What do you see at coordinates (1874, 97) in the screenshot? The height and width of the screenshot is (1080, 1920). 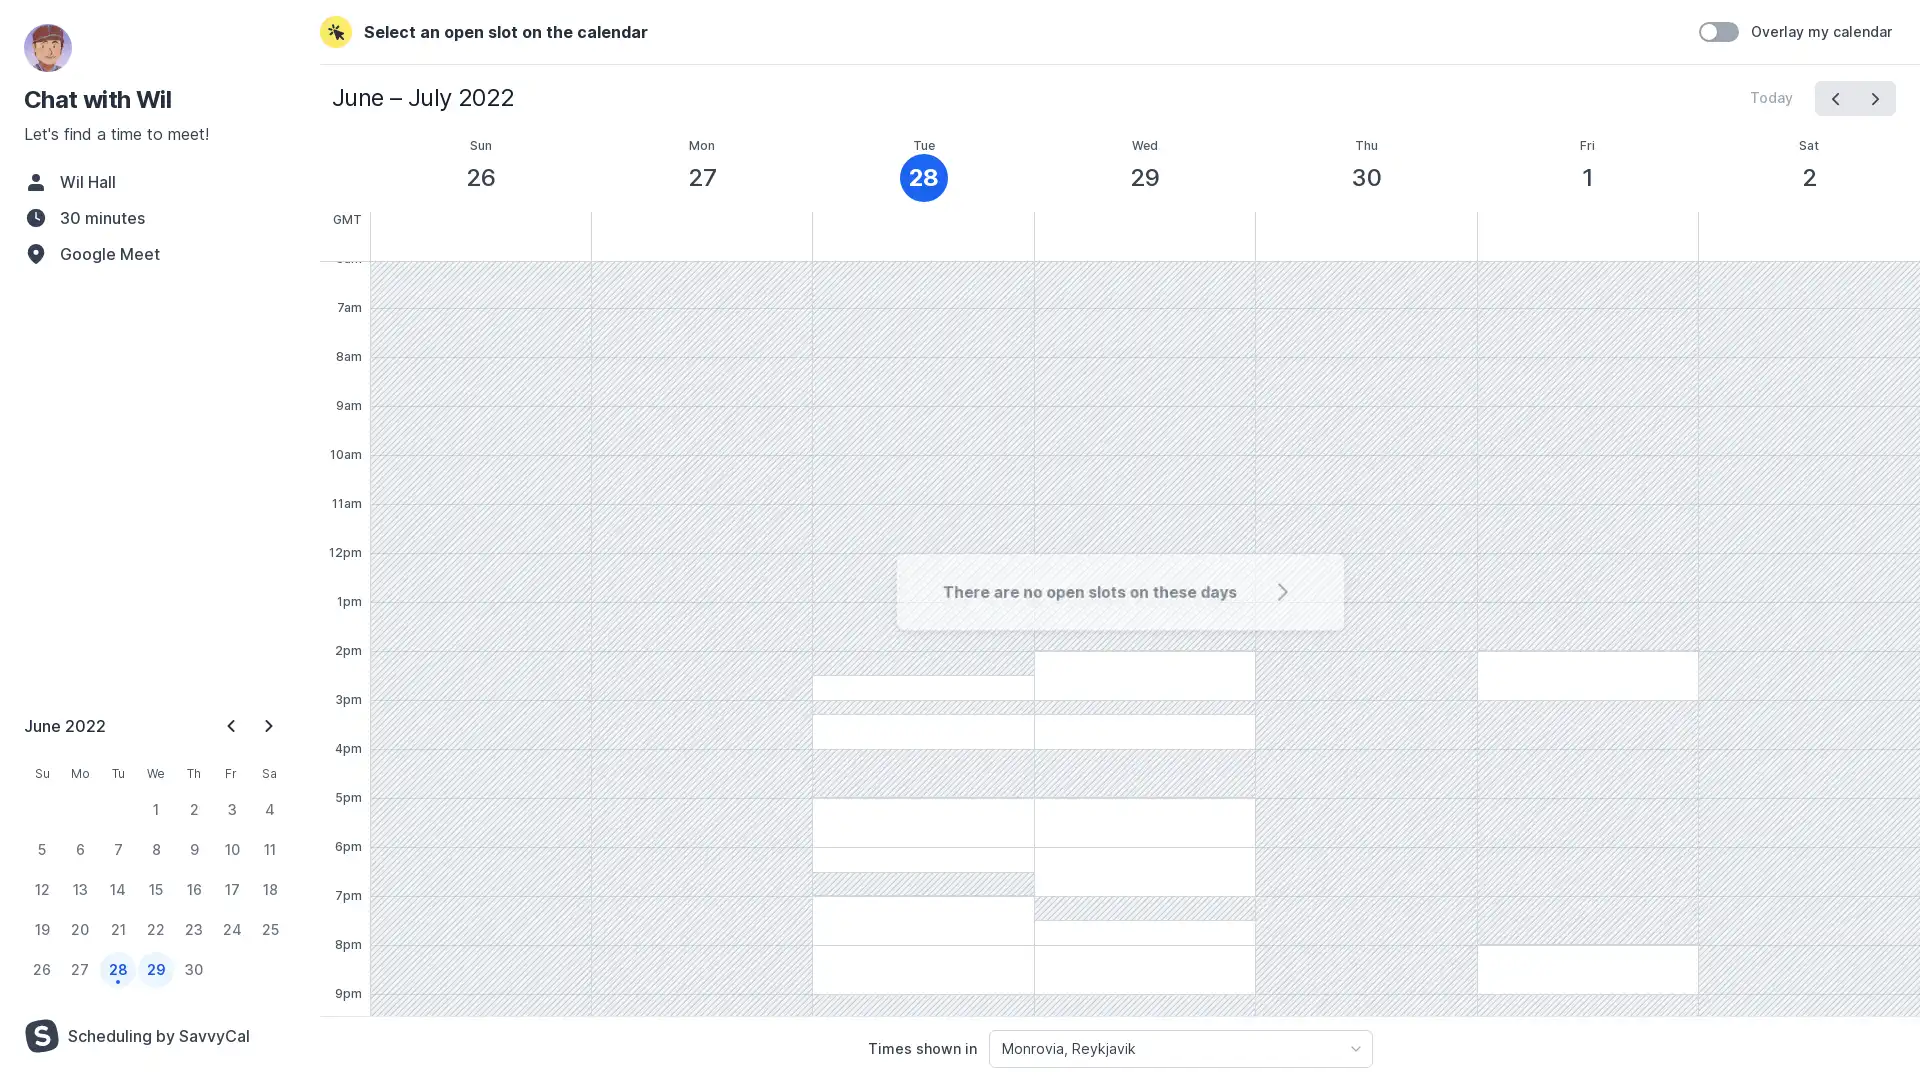 I see `next` at bounding box center [1874, 97].